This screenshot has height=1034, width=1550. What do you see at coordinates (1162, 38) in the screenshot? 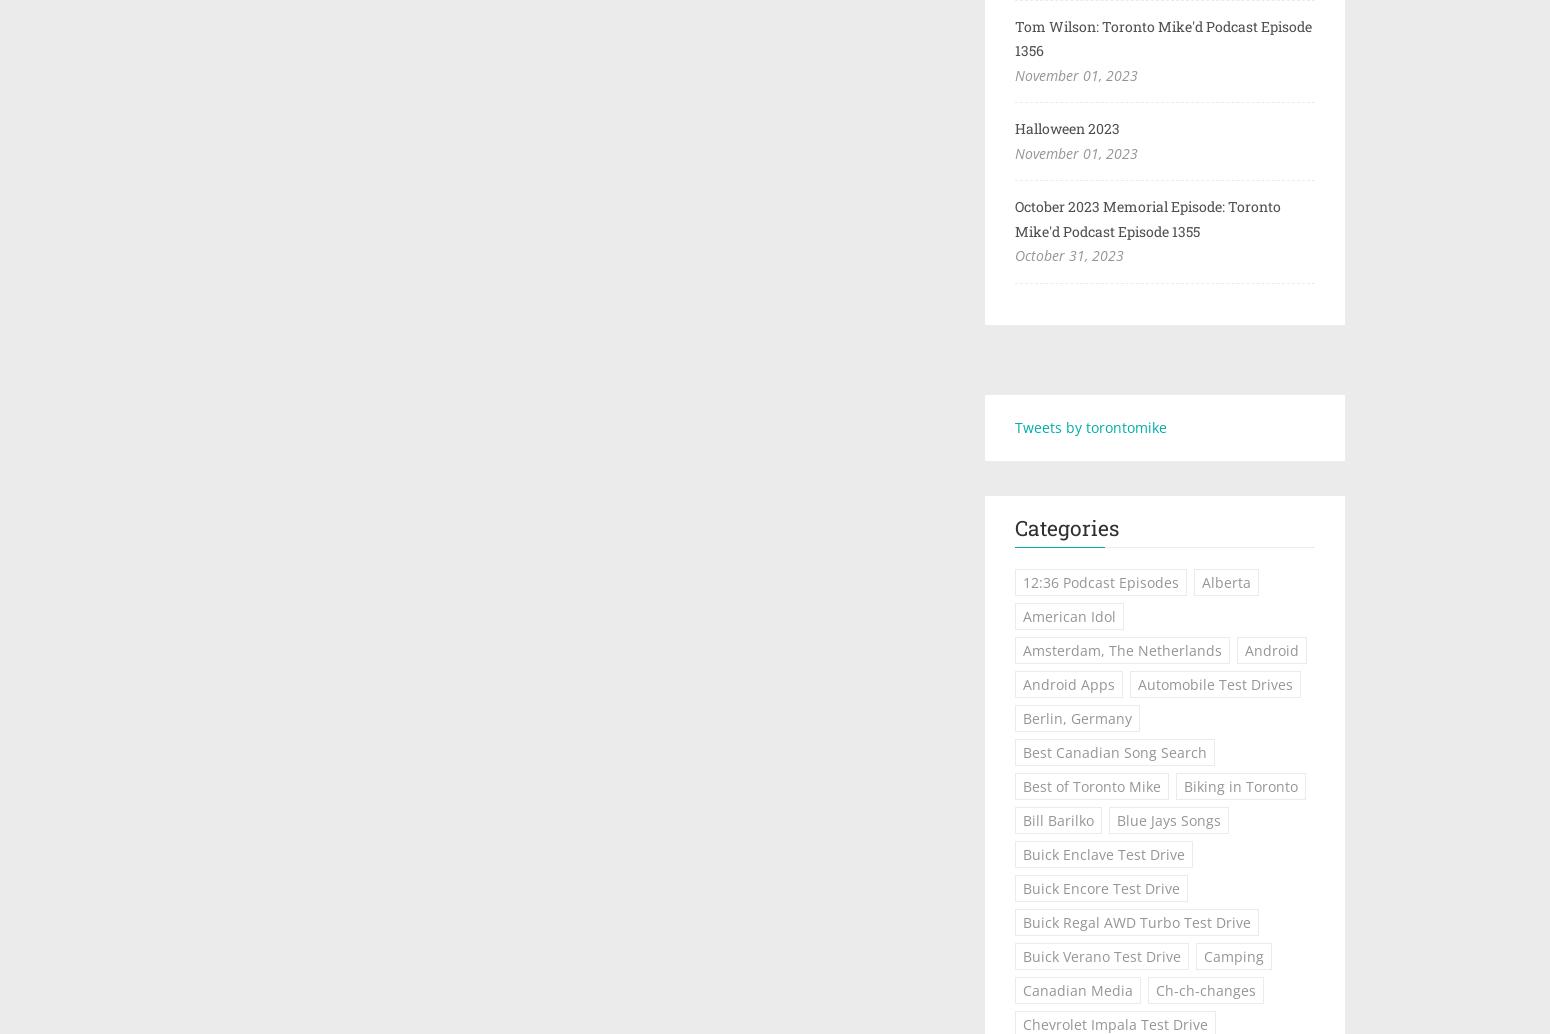
I see `'Tom Wilson: Toronto Mike'd Podcast Episode 1356'` at bounding box center [1162, 38].